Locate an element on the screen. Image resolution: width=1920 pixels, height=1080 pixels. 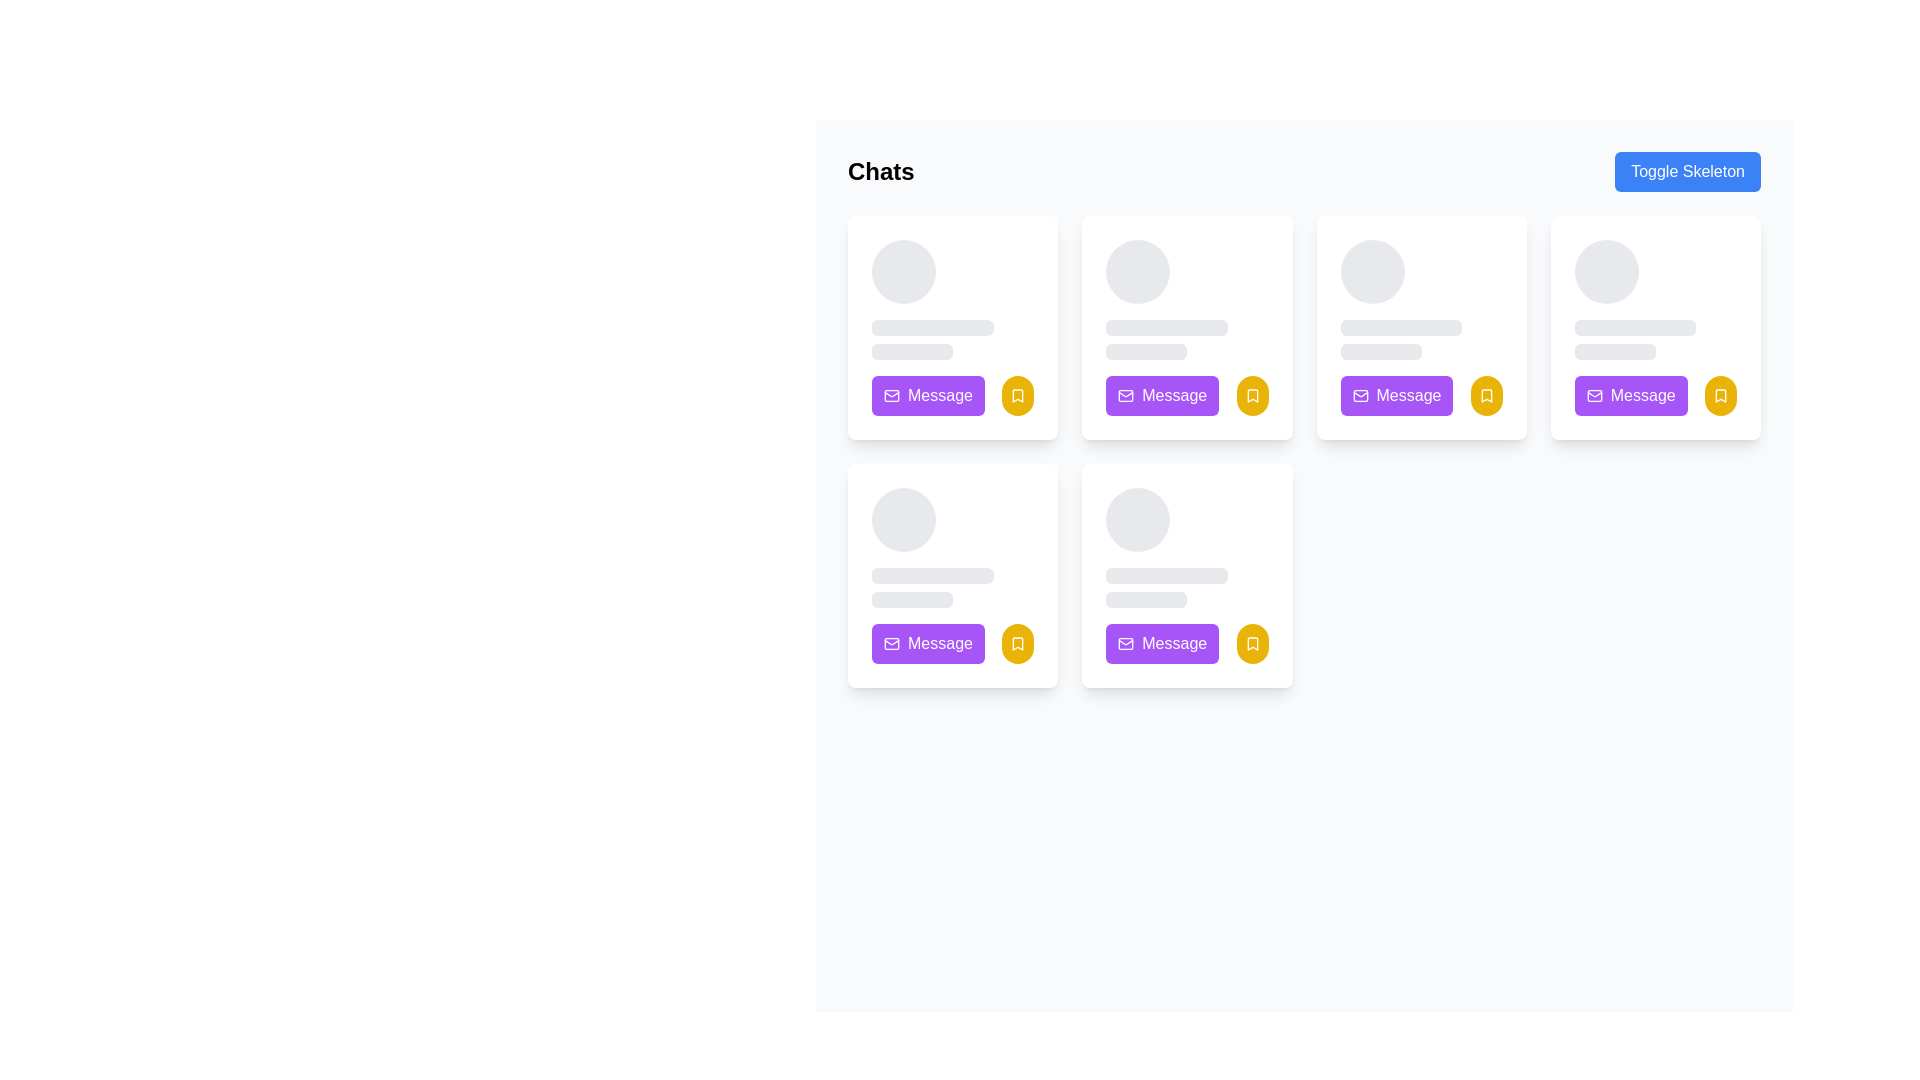
the purple rounded rectangular icon decoration that is part of the mail-like 'Message' button located in the bottom left card of the grid layout is located at coordinates (891, 644).